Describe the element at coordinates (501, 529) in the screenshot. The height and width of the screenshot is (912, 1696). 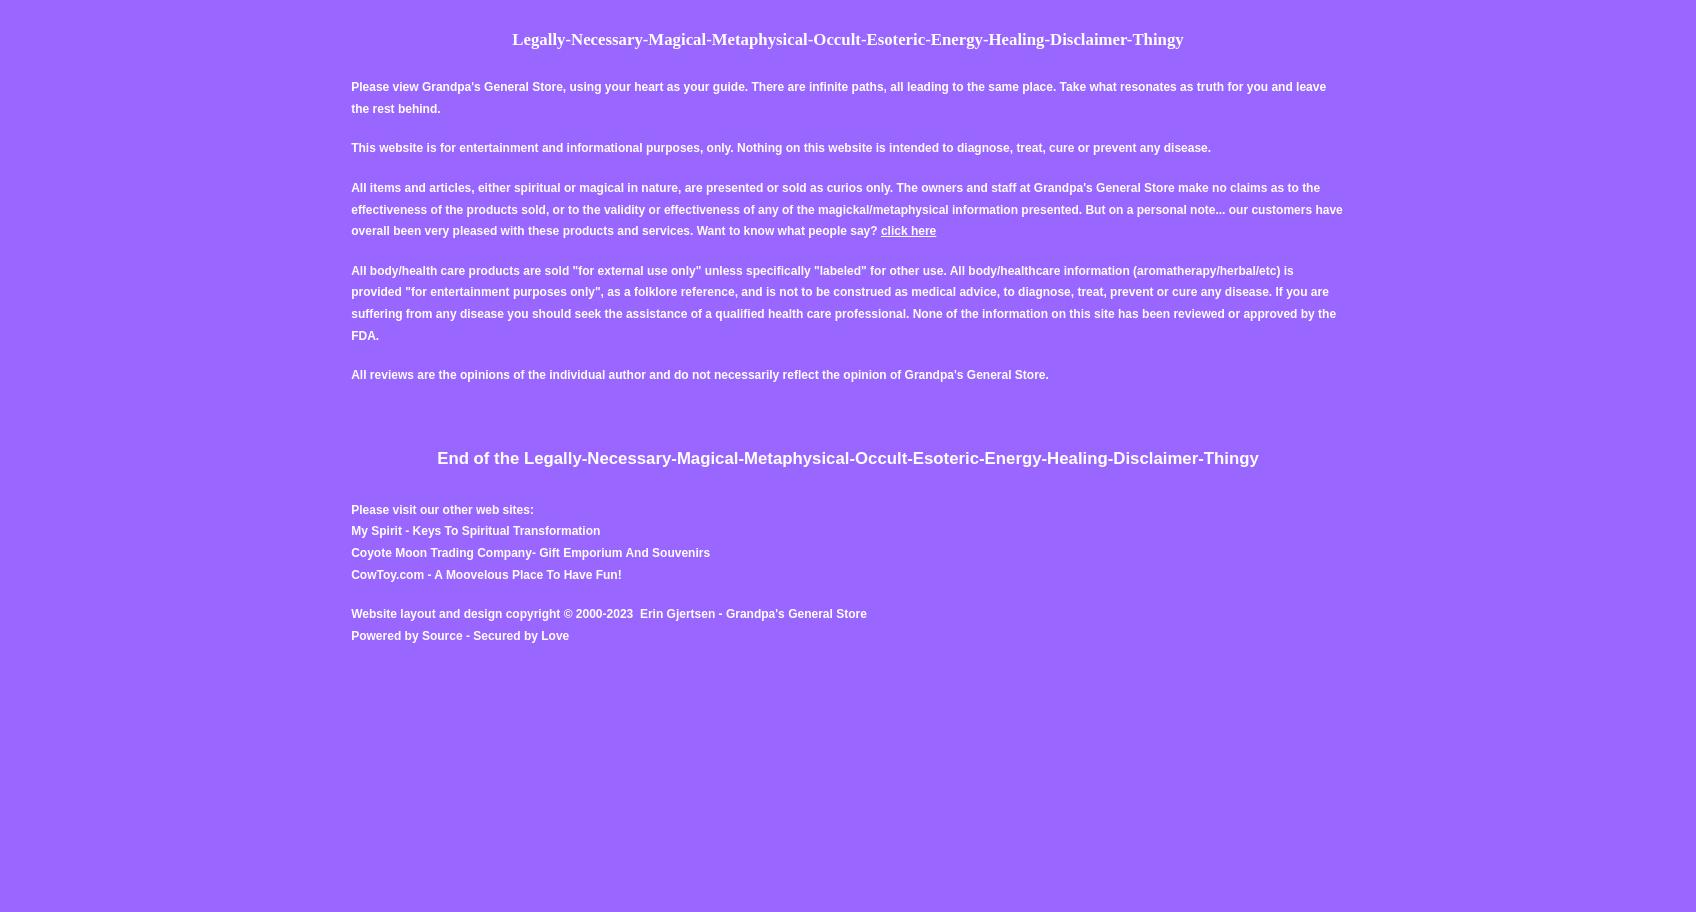
I see `'- Keys To Spiritual Transformation'` at that location.